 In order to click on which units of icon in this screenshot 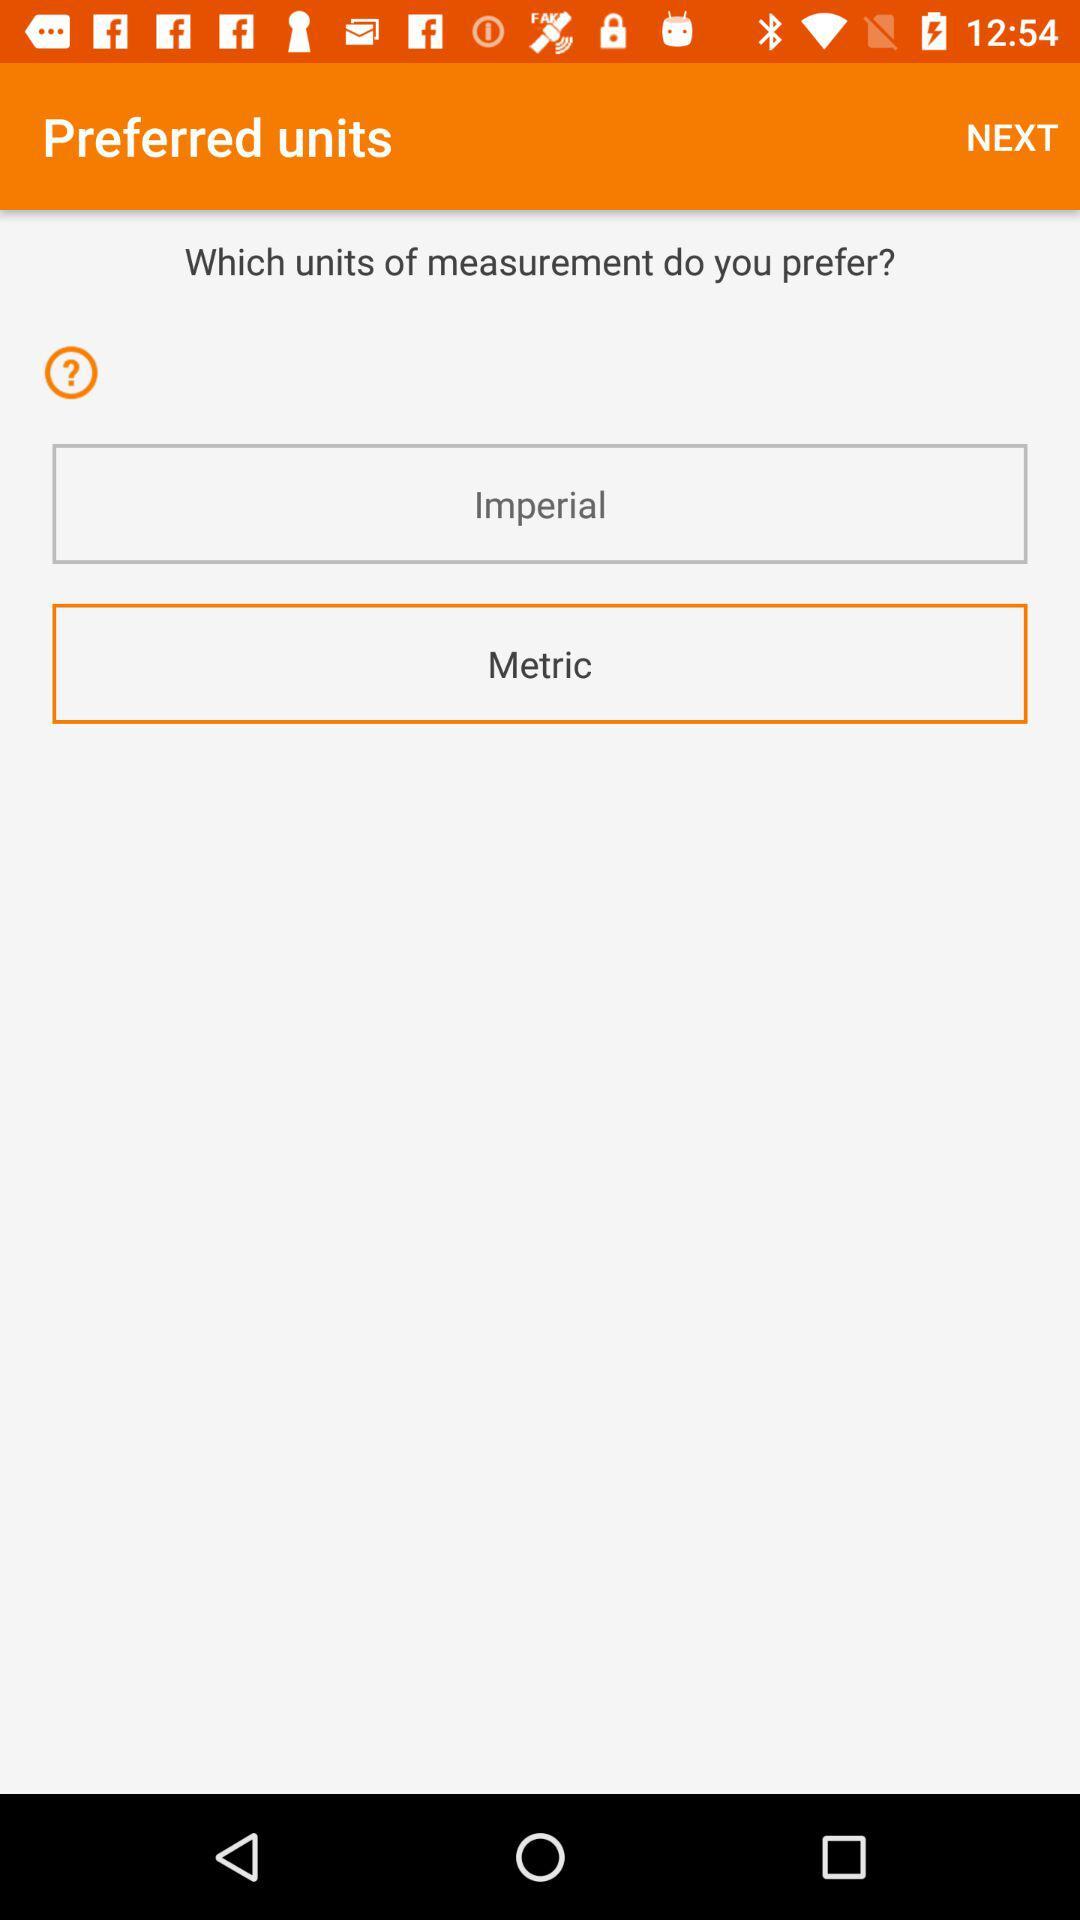, I will do `click(540, 259)`.